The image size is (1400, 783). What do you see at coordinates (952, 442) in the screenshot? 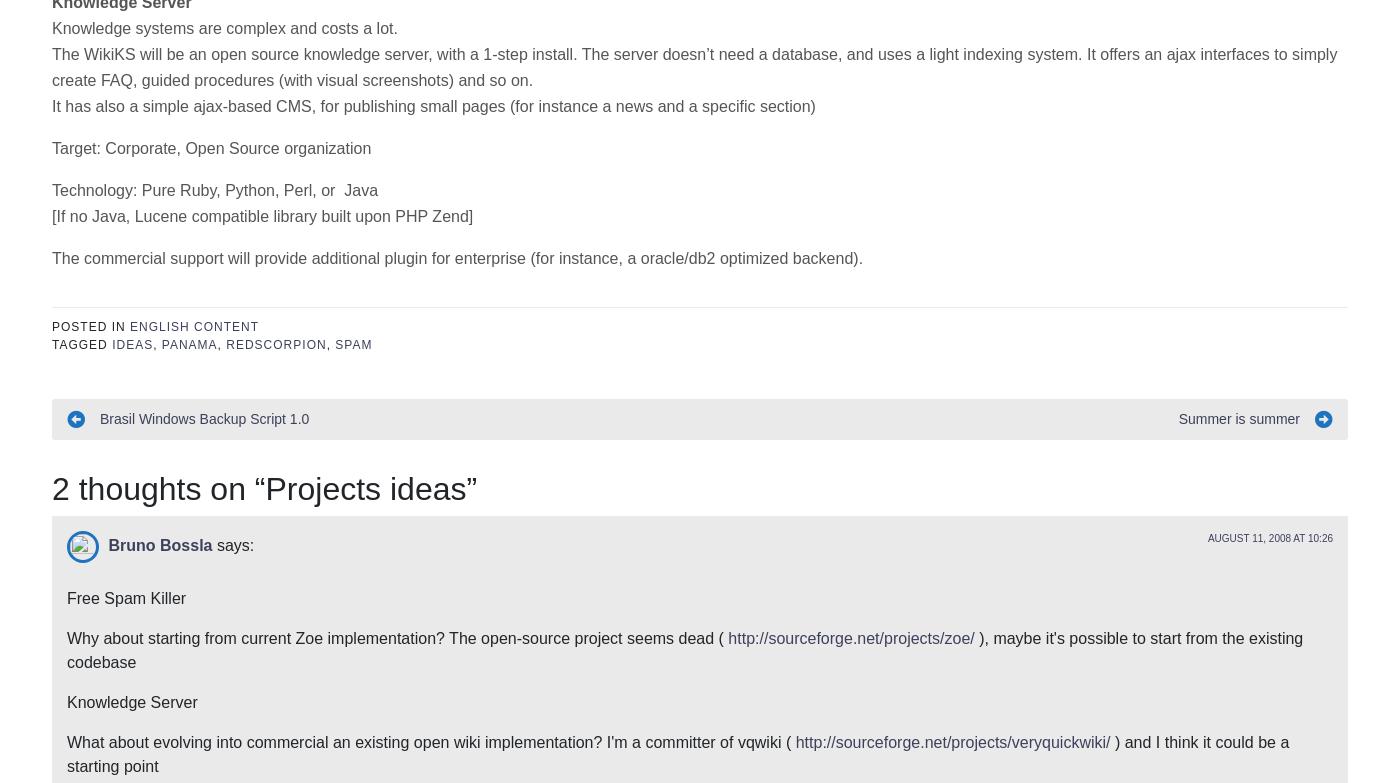
I see `'http://sourceforge.net/projects/veryquickwiki/'` at bounding box center [952, 442].